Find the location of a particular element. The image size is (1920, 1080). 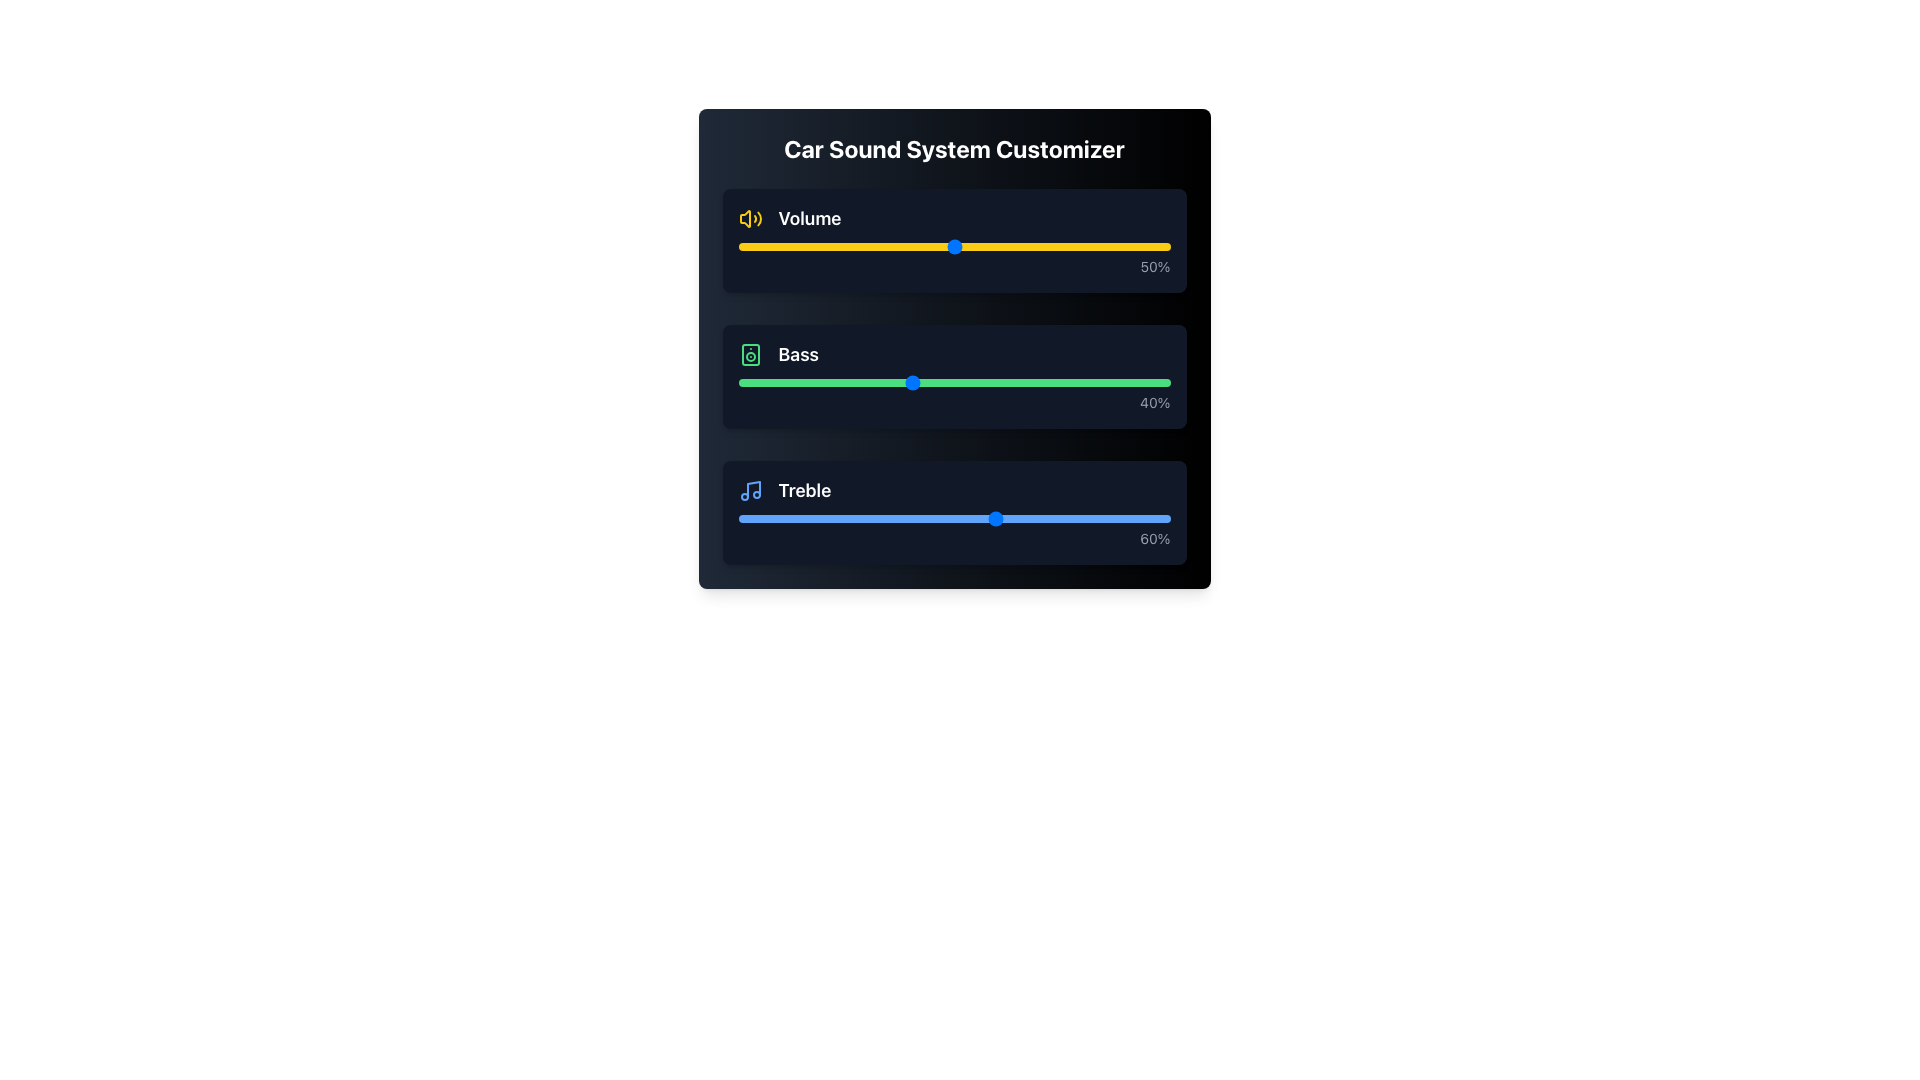

the volume is located at coordinates (811, 245).